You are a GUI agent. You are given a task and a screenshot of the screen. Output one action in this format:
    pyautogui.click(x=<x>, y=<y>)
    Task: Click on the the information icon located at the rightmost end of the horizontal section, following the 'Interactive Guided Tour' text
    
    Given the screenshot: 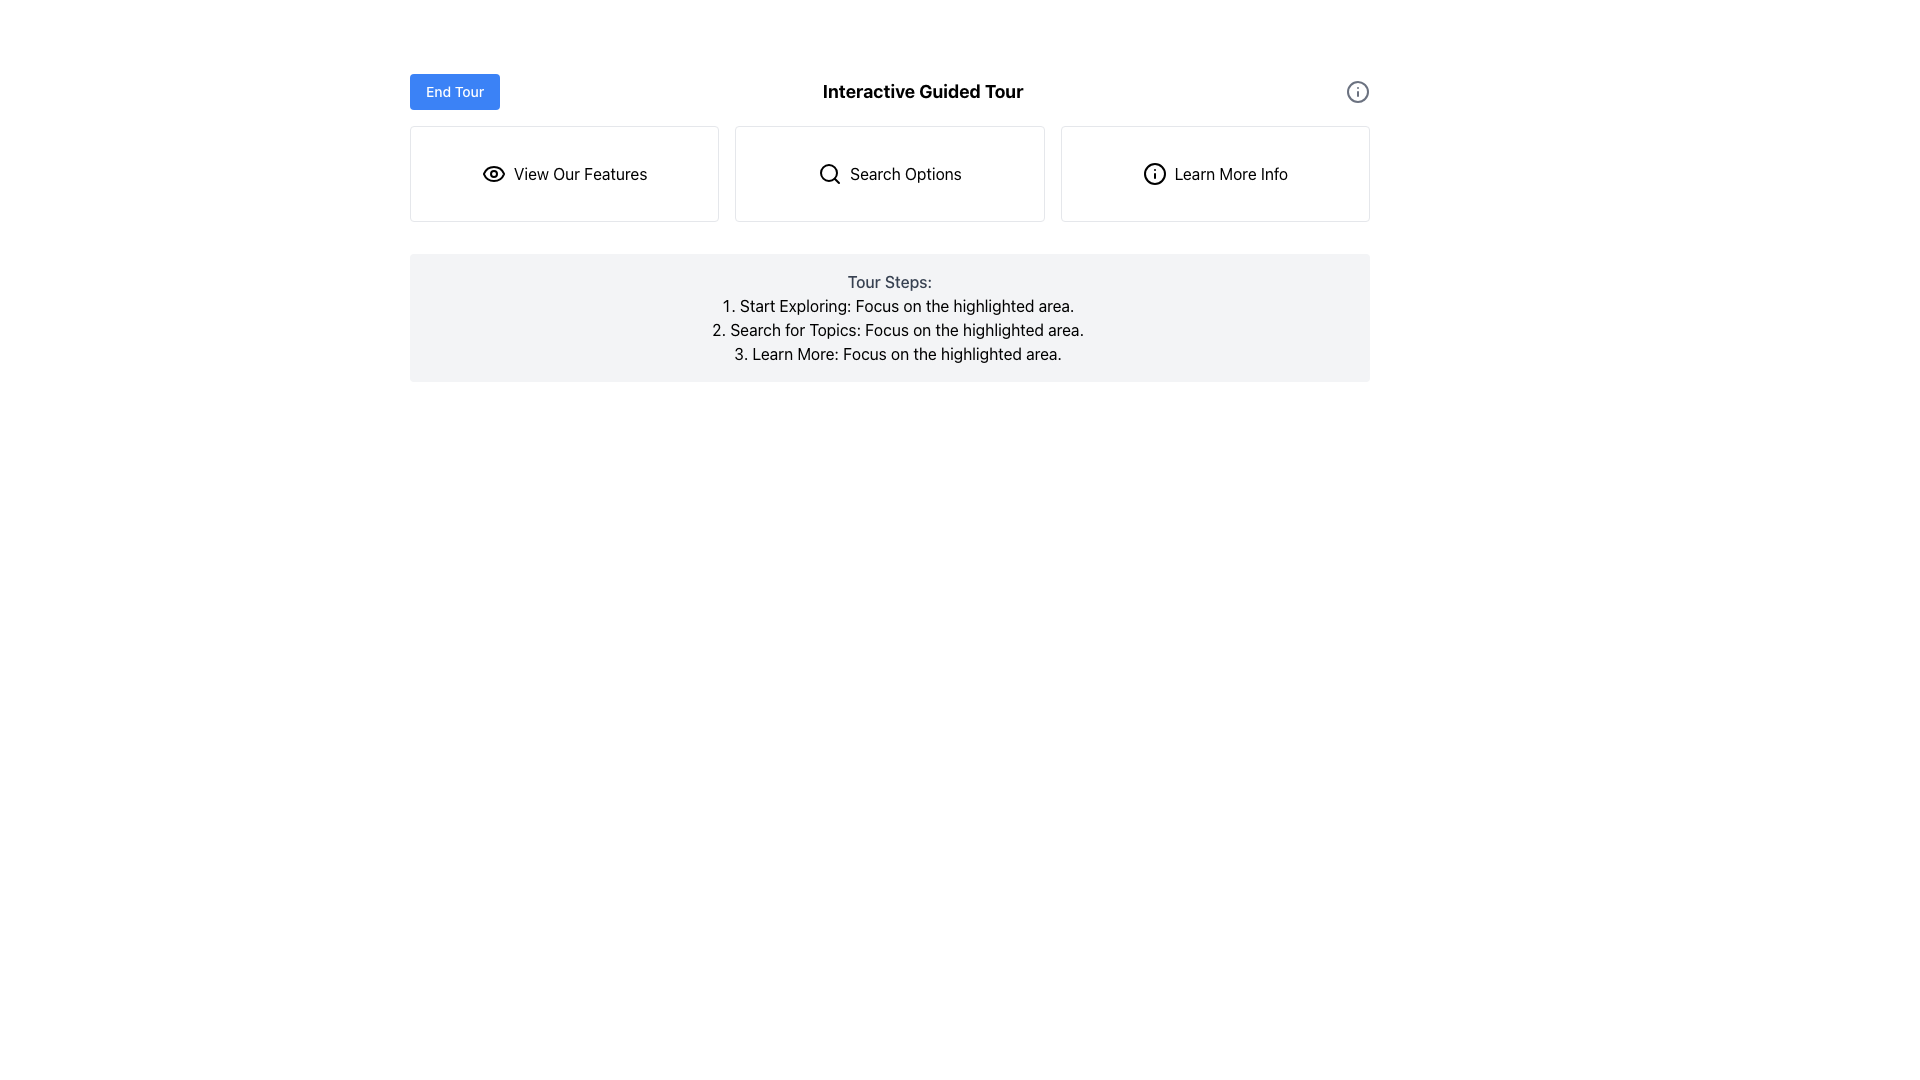 What is the action you would take?
    pyautogui.click(x=1358, y=92)
    